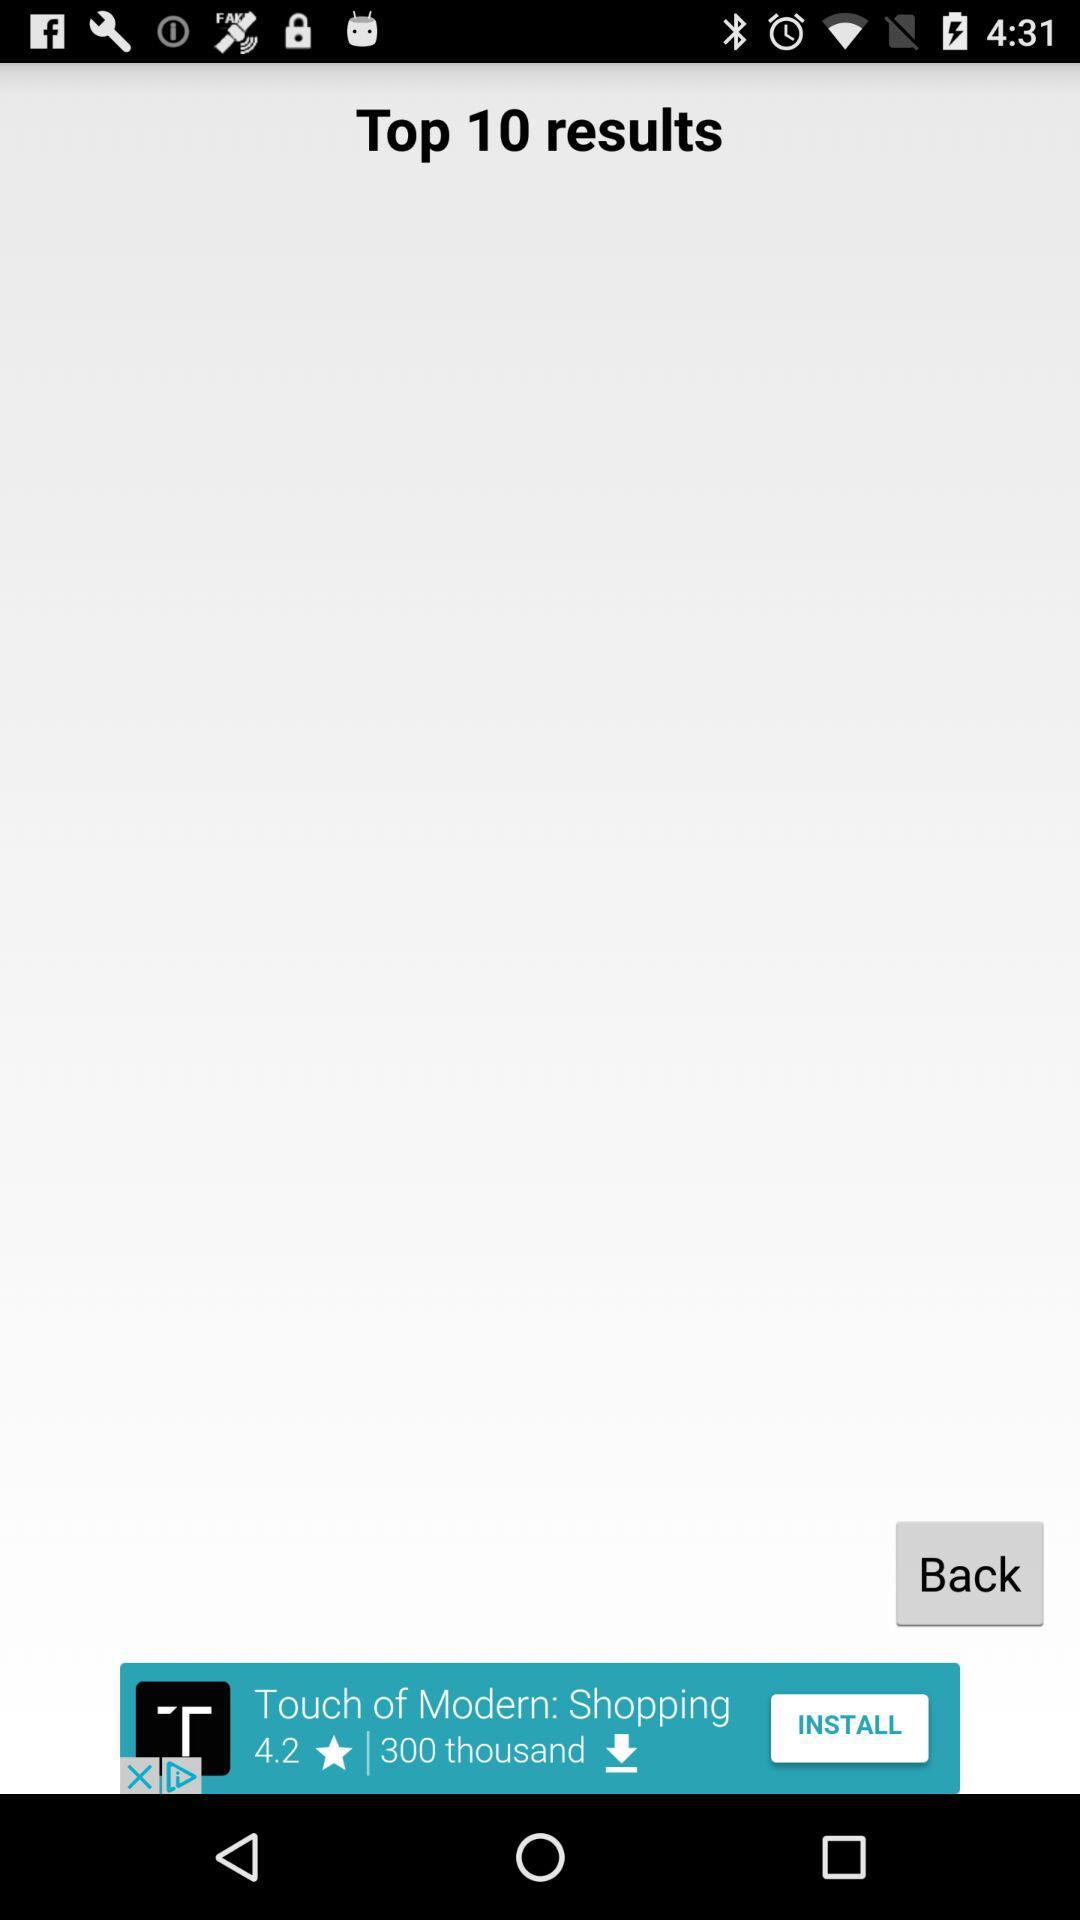  I want to click on advertisement, so click(540, 1727).